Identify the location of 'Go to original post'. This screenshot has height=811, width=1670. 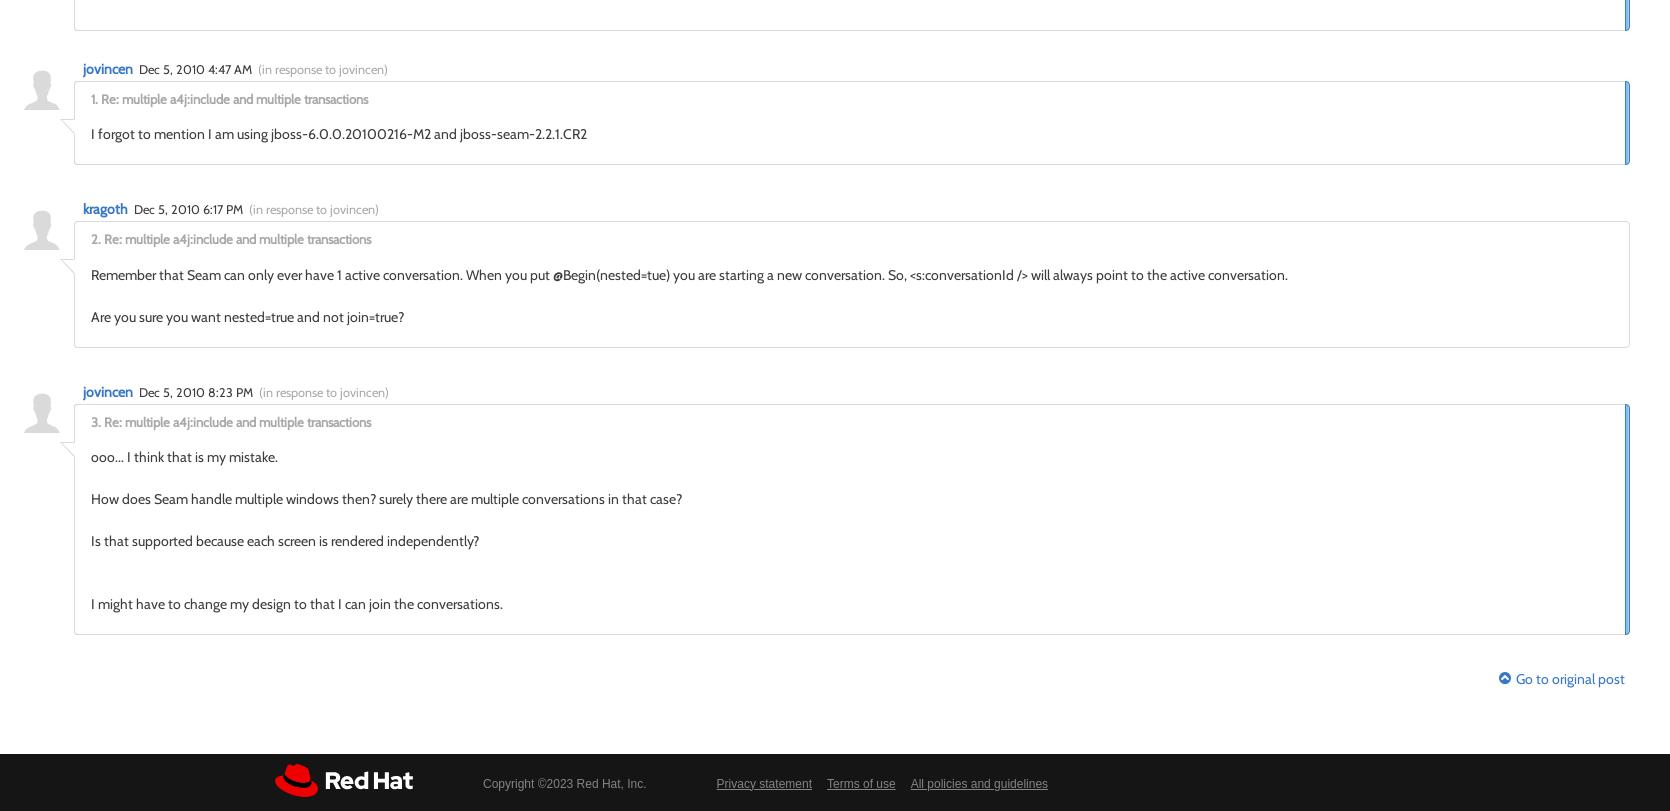
(1570, 677).